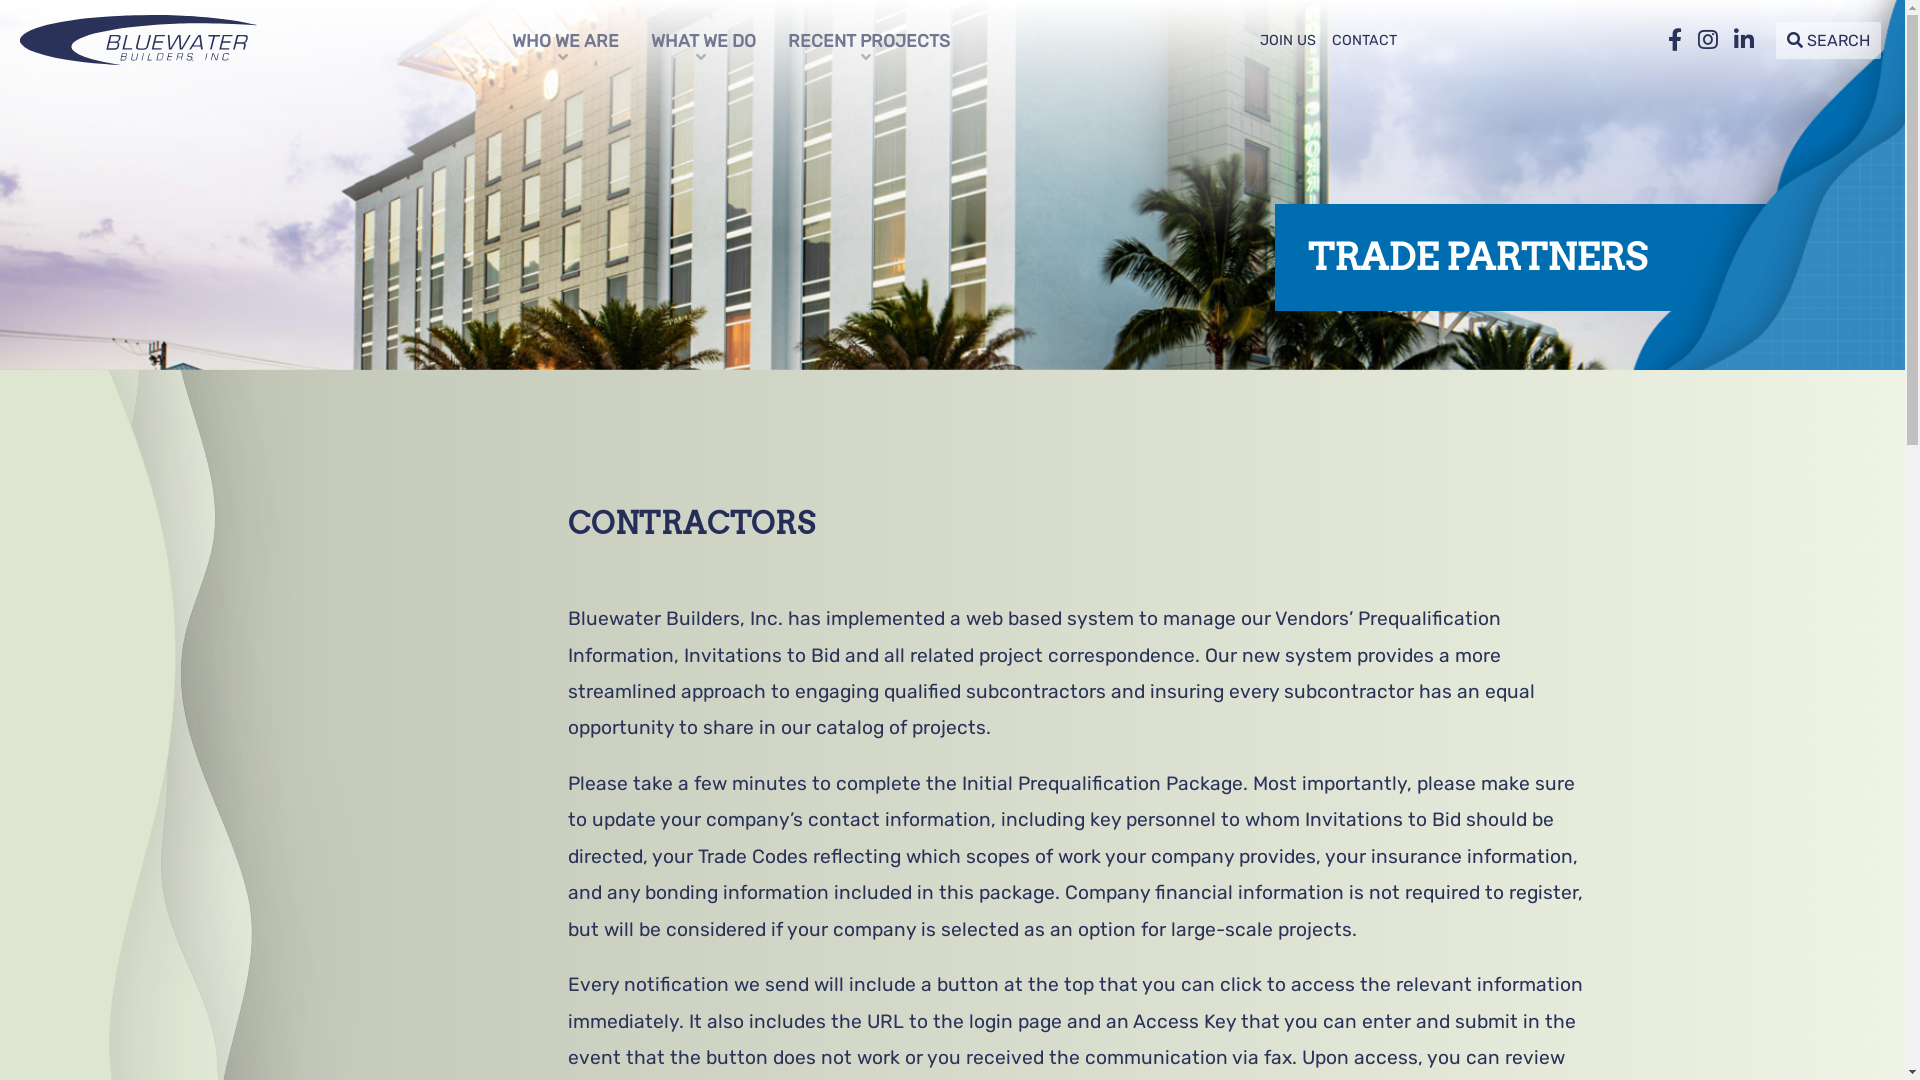  What do you see at coordinates (771, 40) in the screenshot?
I see `'RECENT PROJECTS'` at bounding box center [771, 40].